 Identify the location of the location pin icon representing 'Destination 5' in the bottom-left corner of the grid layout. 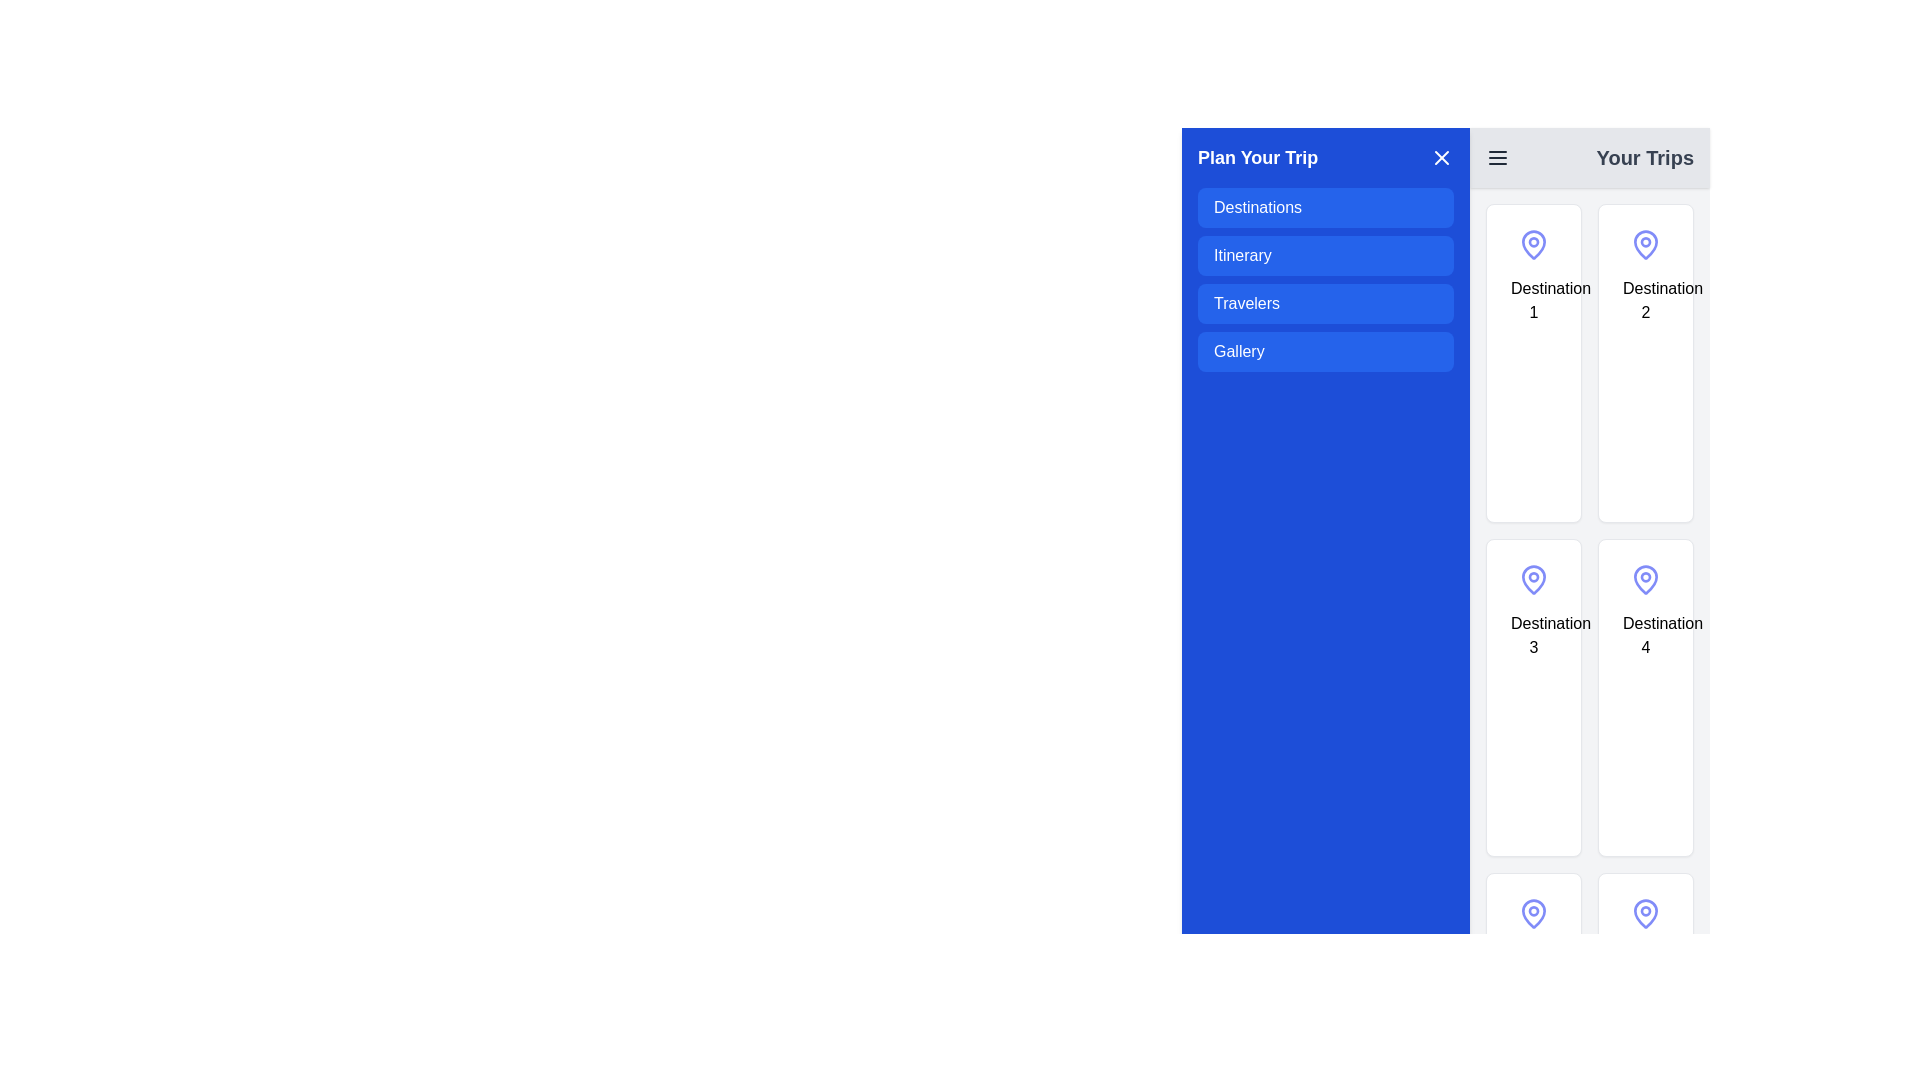
(1533, 914).